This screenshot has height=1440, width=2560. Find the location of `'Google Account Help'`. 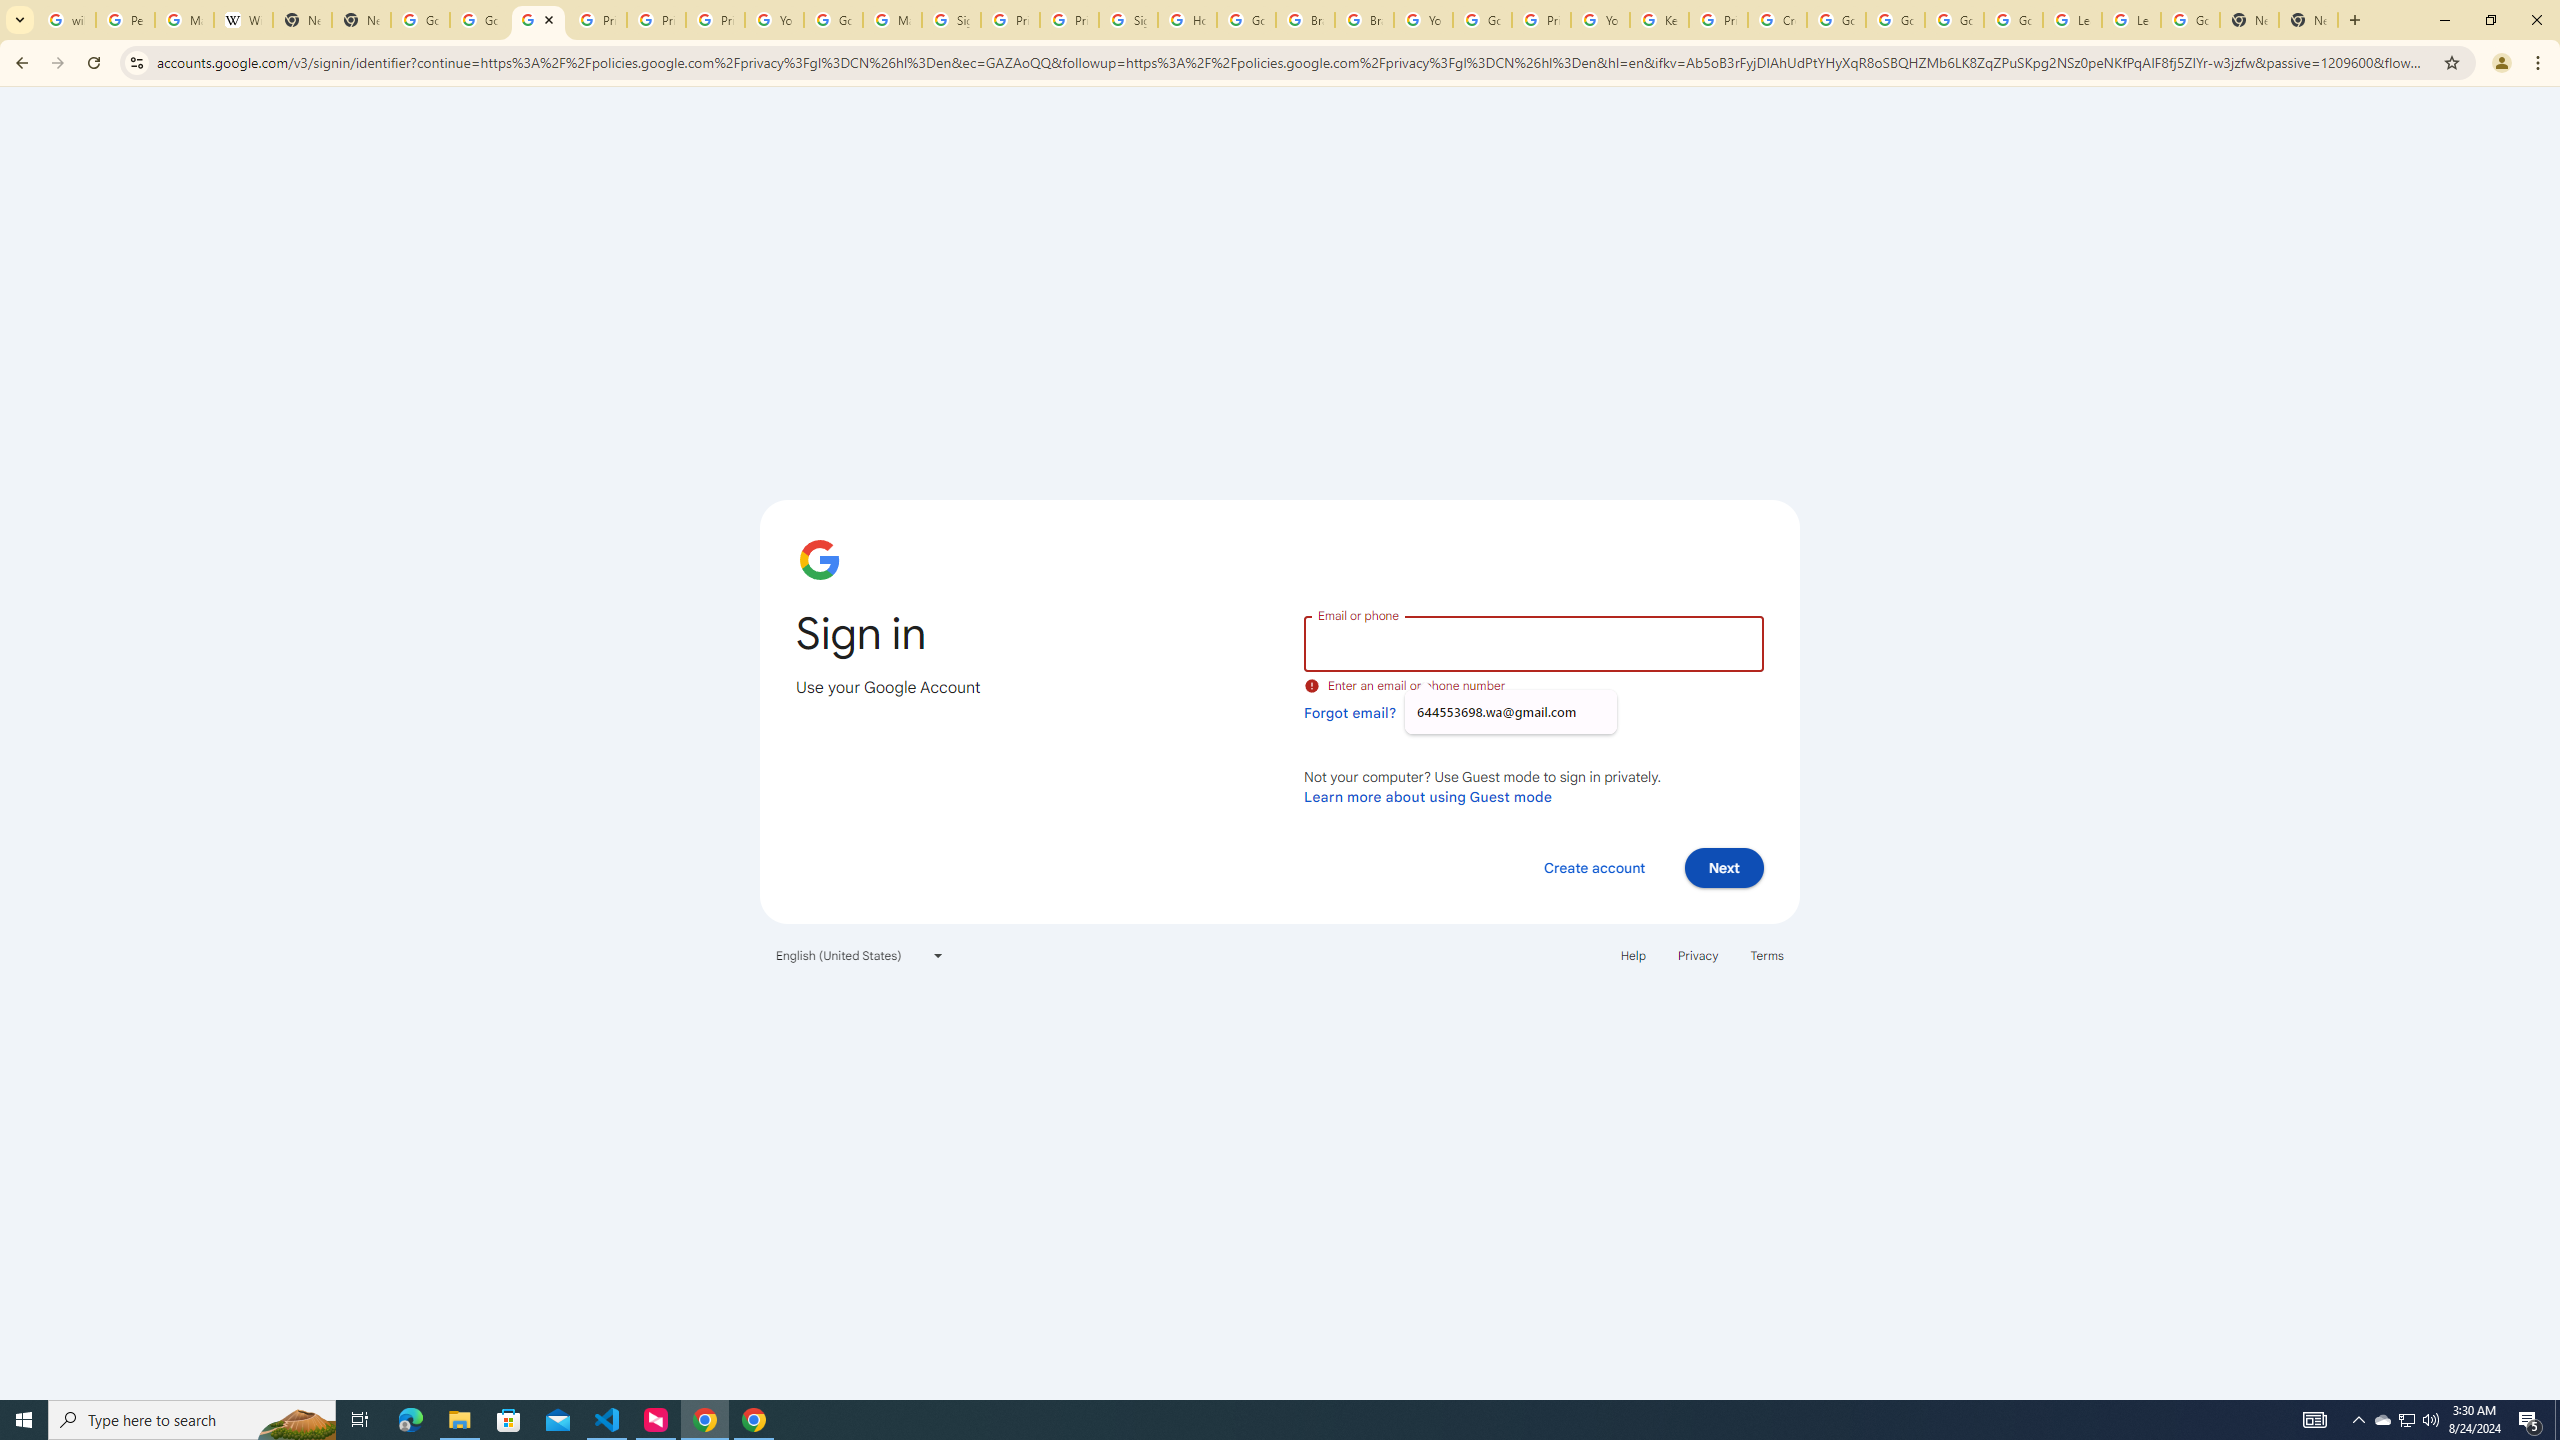

'Google Account Help' is located at coordinates (1953, 19).